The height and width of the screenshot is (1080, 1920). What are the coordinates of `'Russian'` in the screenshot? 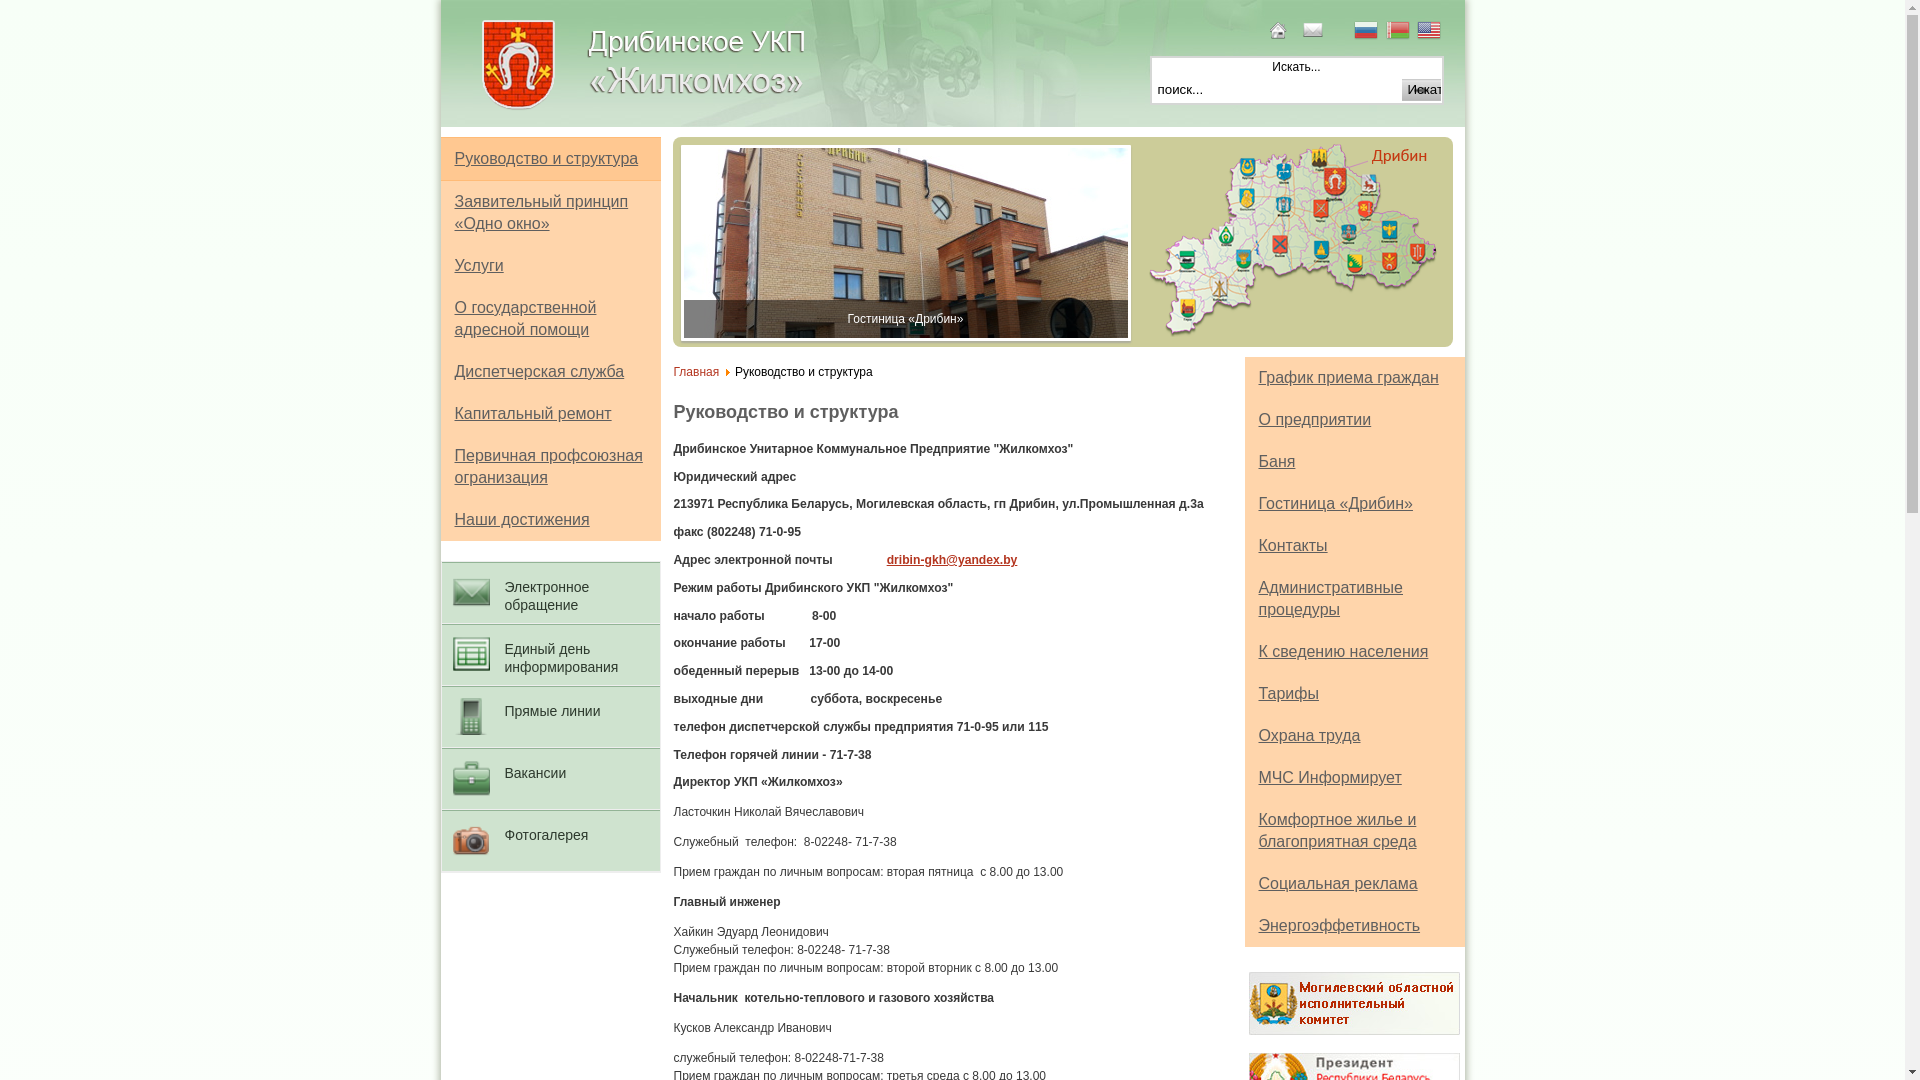 It's located at (1367, 32).